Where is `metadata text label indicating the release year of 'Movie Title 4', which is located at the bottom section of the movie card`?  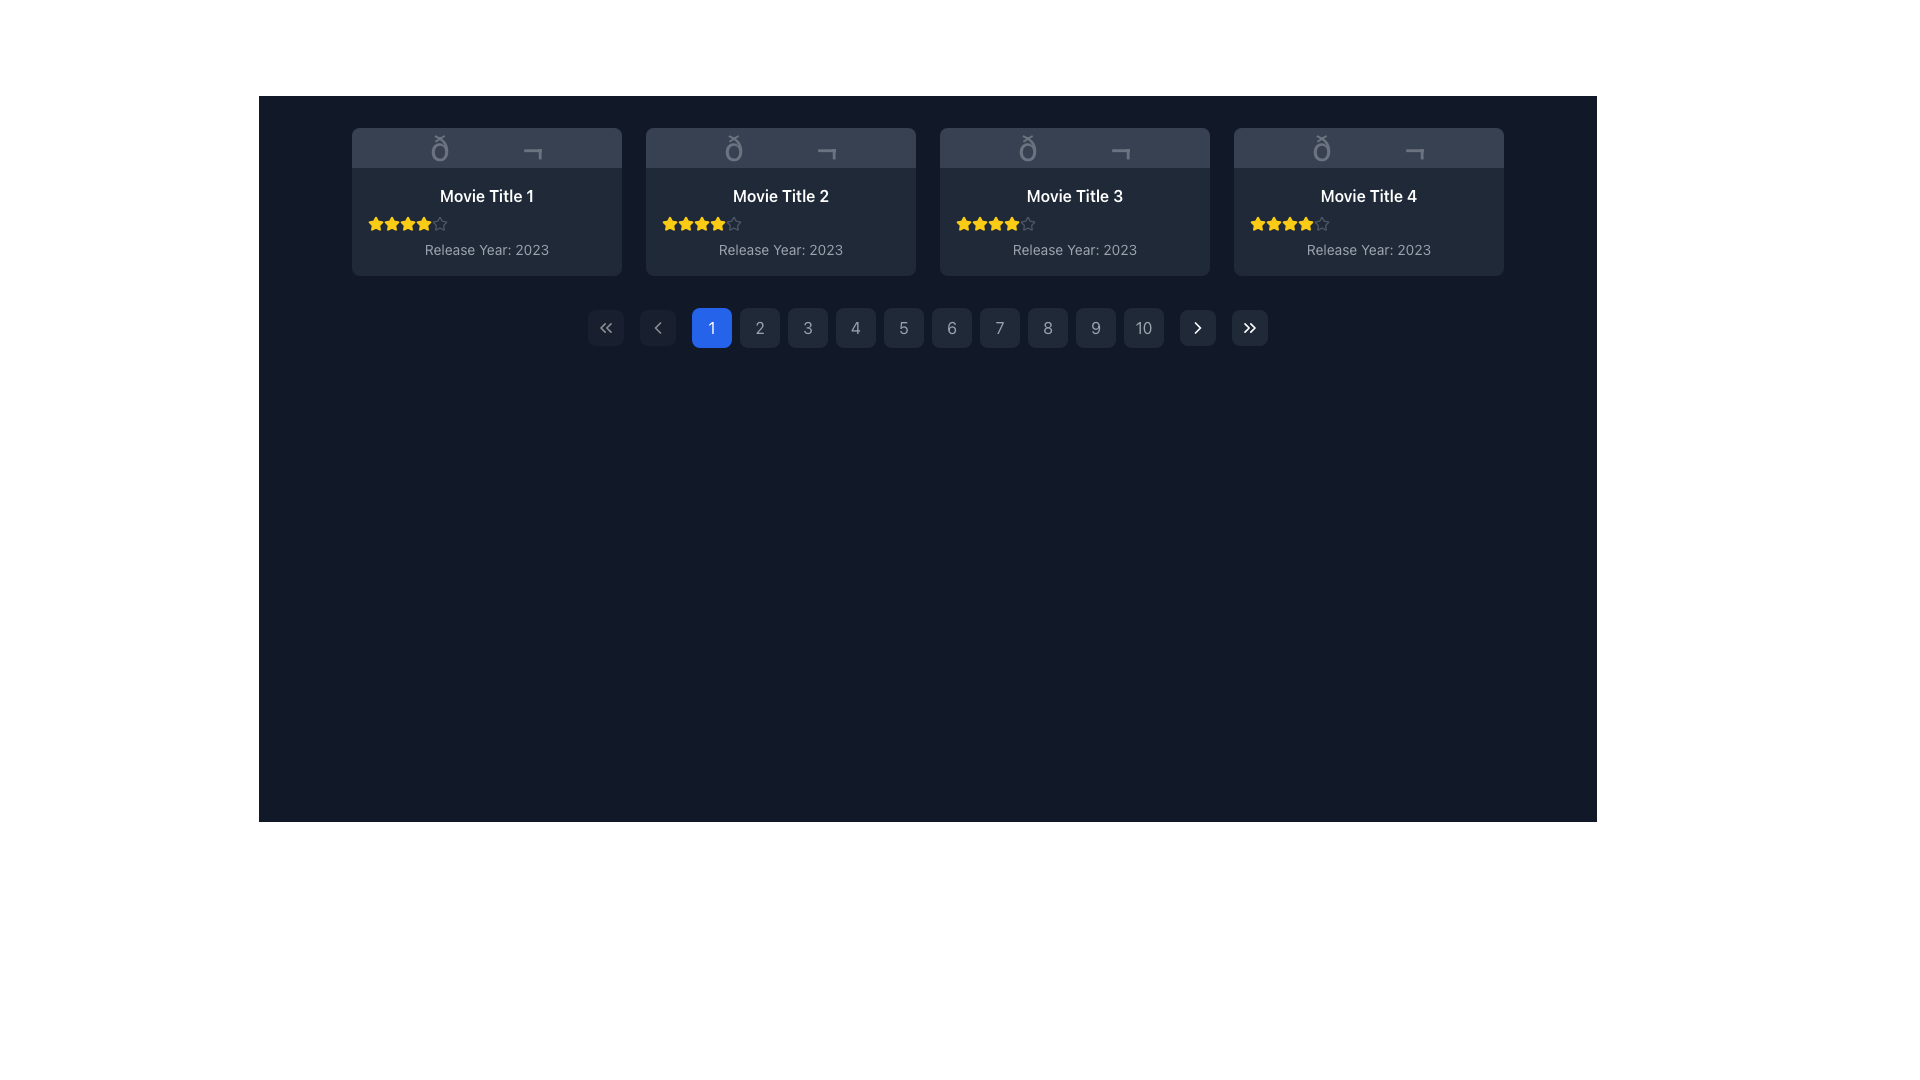
metadata text label indicating the release year of 'Movie Title 4', which is located at the bottom section of the movie card is located at coordinates (1367, 249).